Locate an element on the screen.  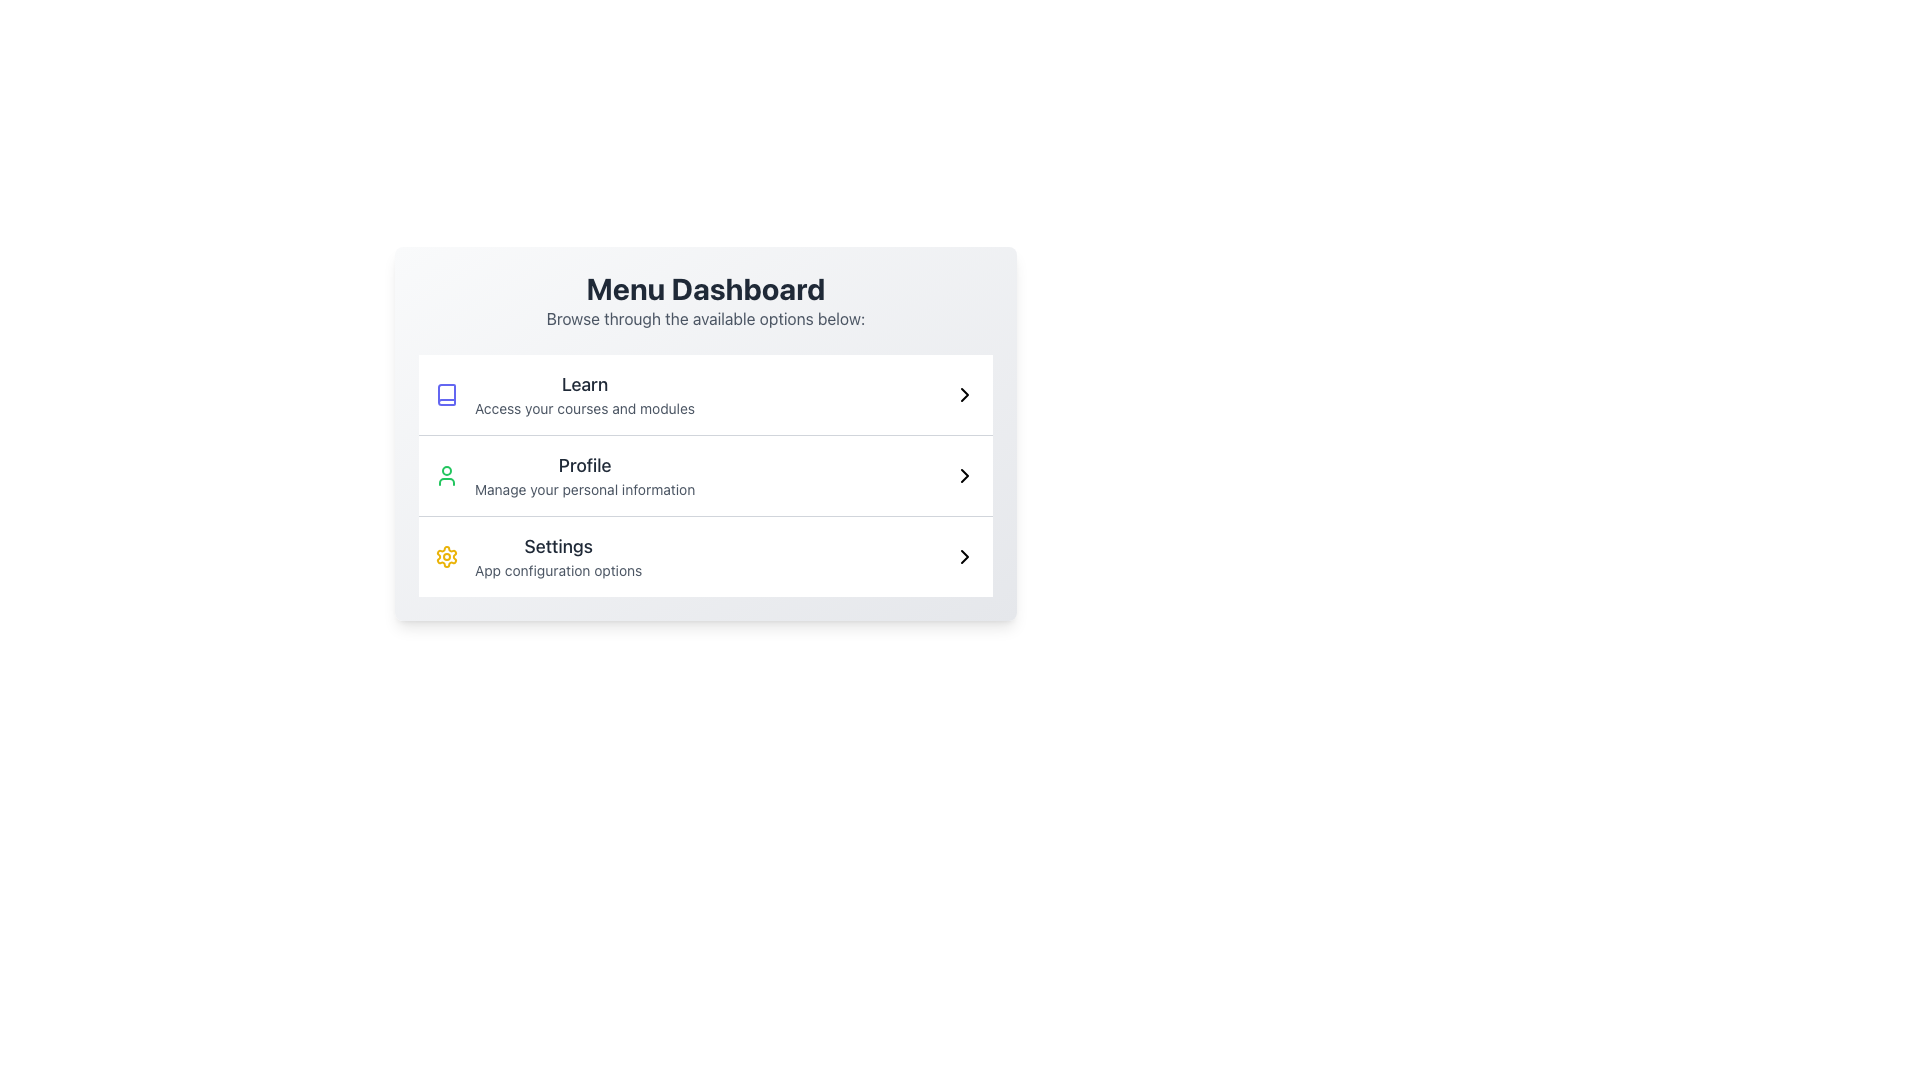
the individual options within the 'Menu Dashboard' card, which contains the items 'Learn', 'Profile', and 'Settings' is located at coordinates (705, 433).